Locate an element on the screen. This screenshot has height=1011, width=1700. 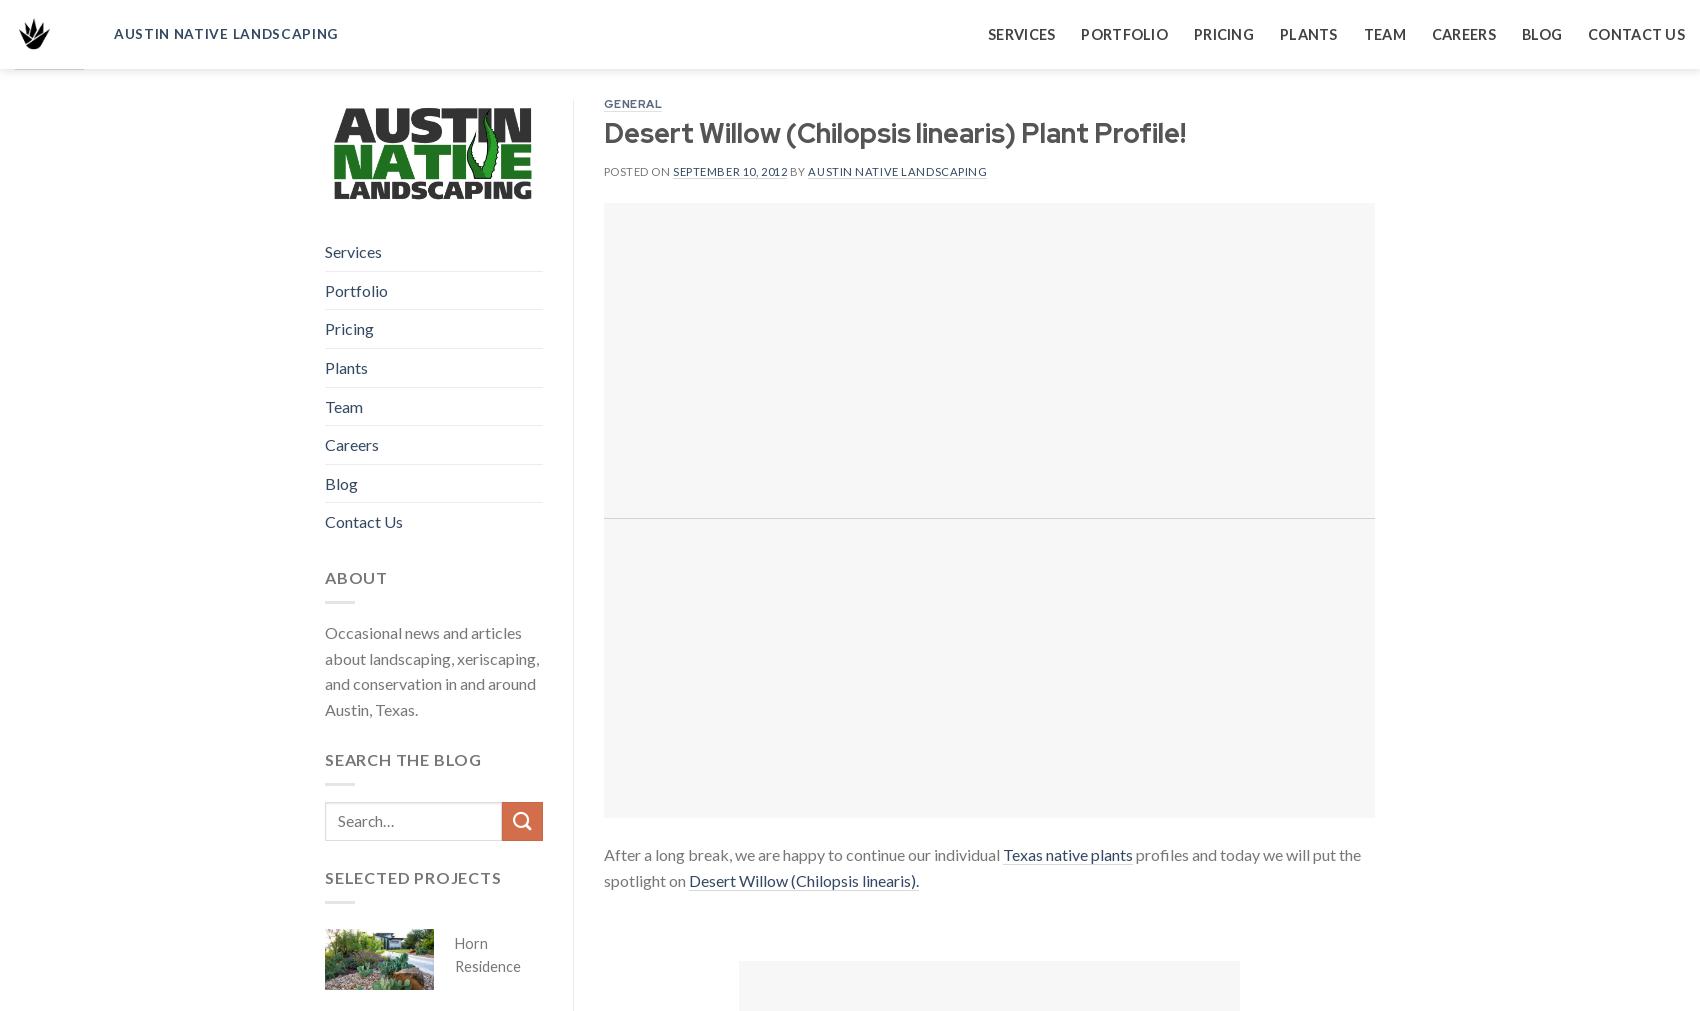
'General' is located at coordinates (631, 103).